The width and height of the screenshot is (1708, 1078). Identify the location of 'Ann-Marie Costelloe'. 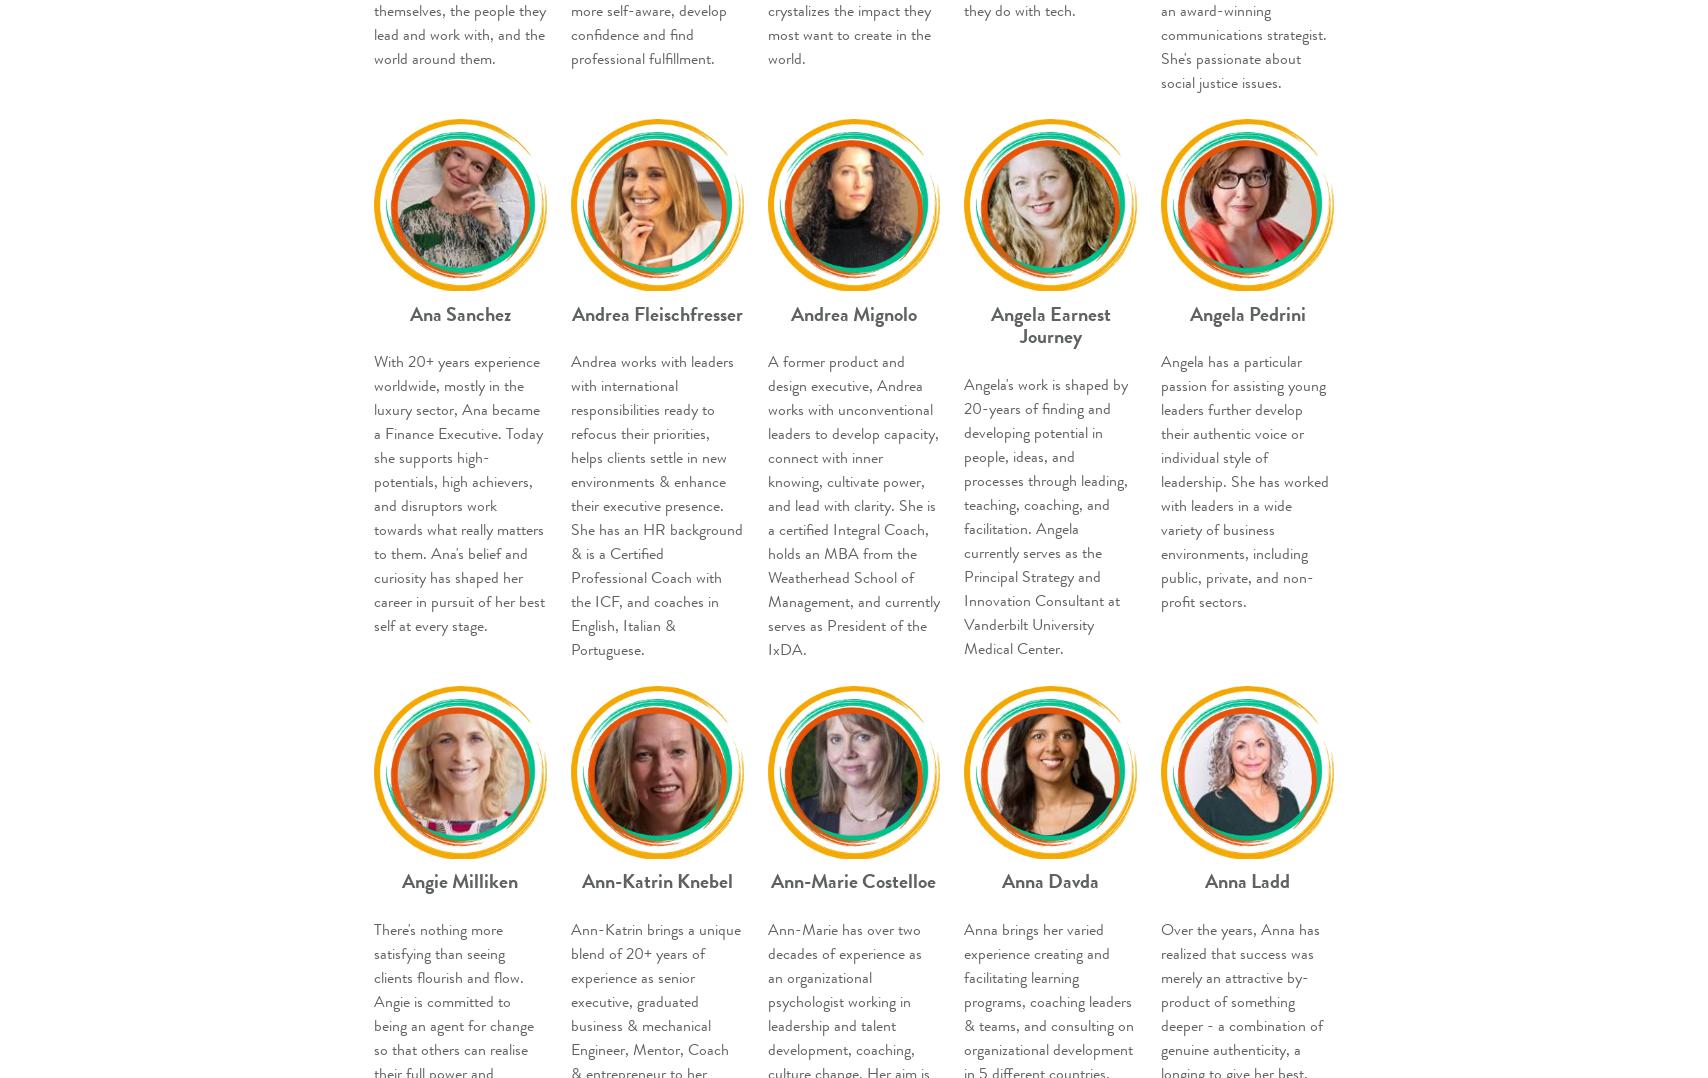
(853, 880).